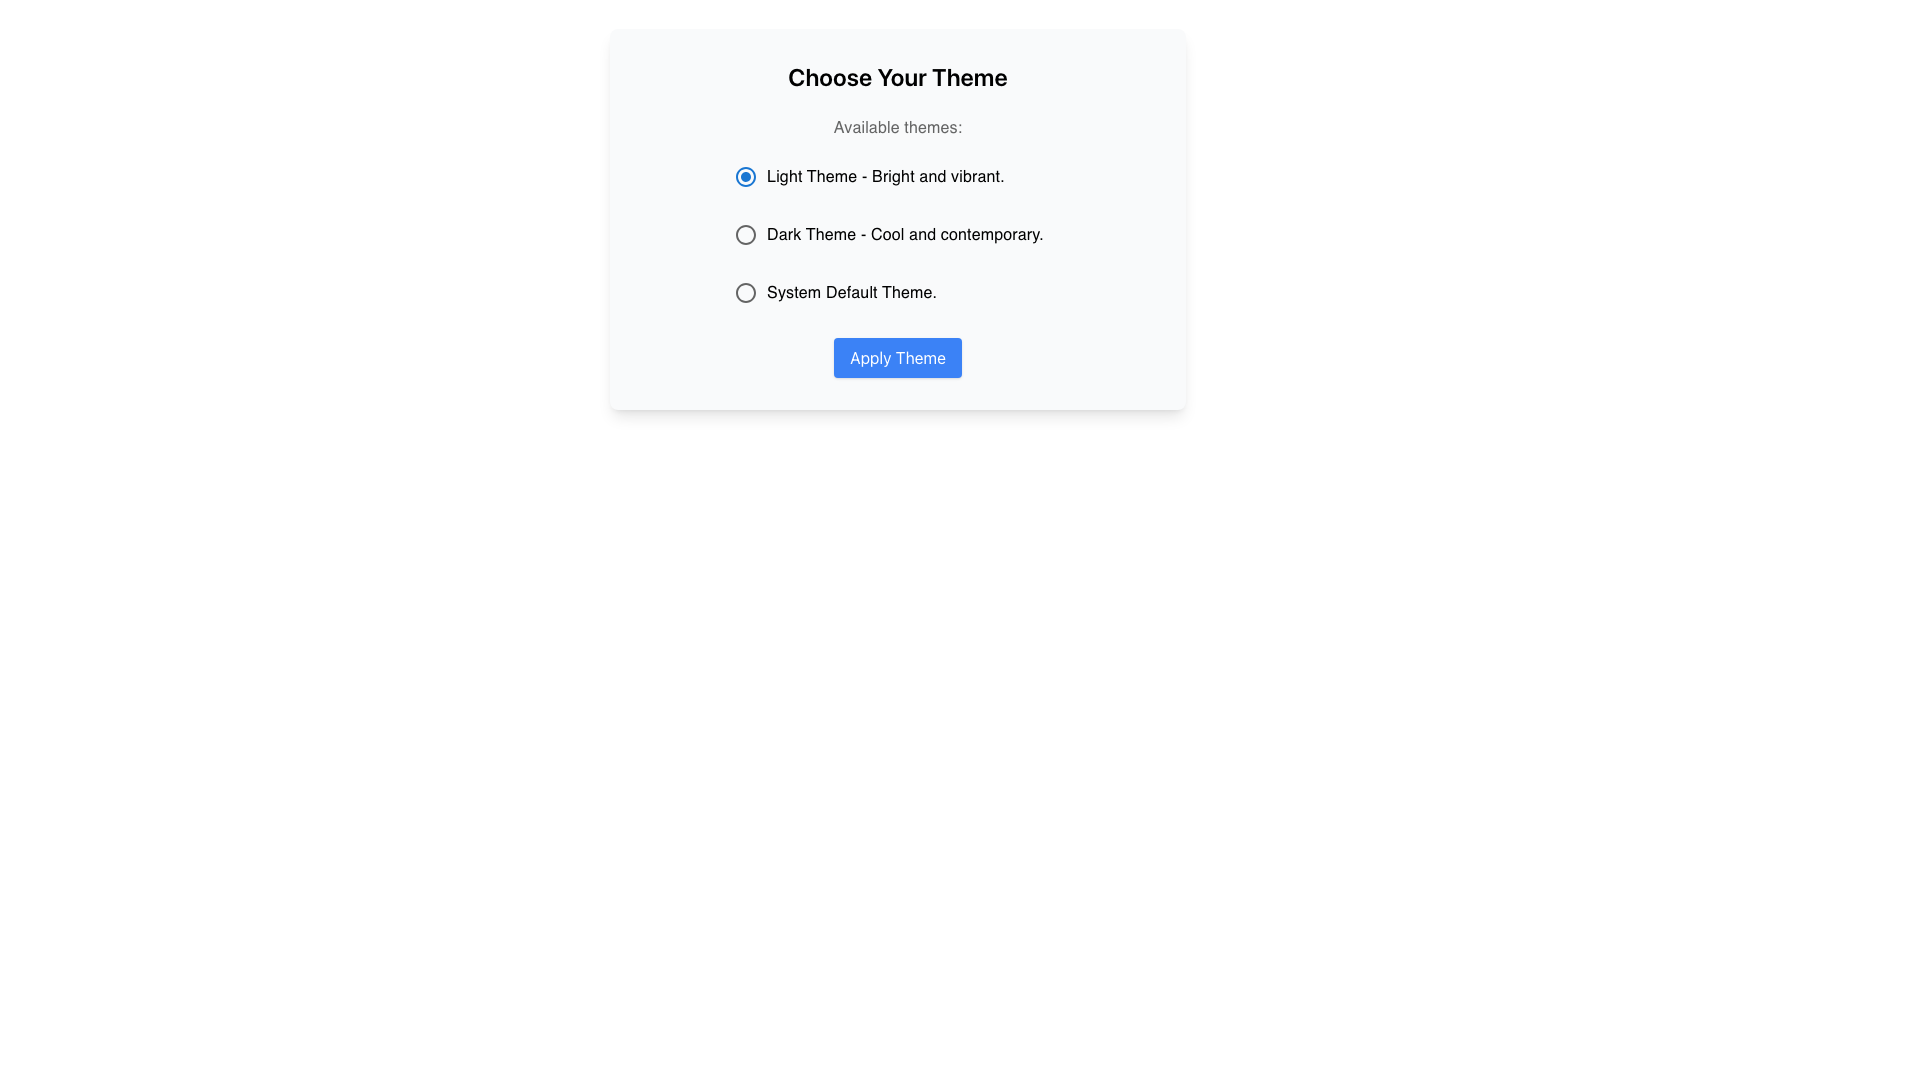  Describe the element at coordinates (884, 176) in the screenshot. I see `the text label that reads 'Light Theme - Bright and vibrant.' which is the topmost entry in a vertically arranged selection list inside a modal` at that location.